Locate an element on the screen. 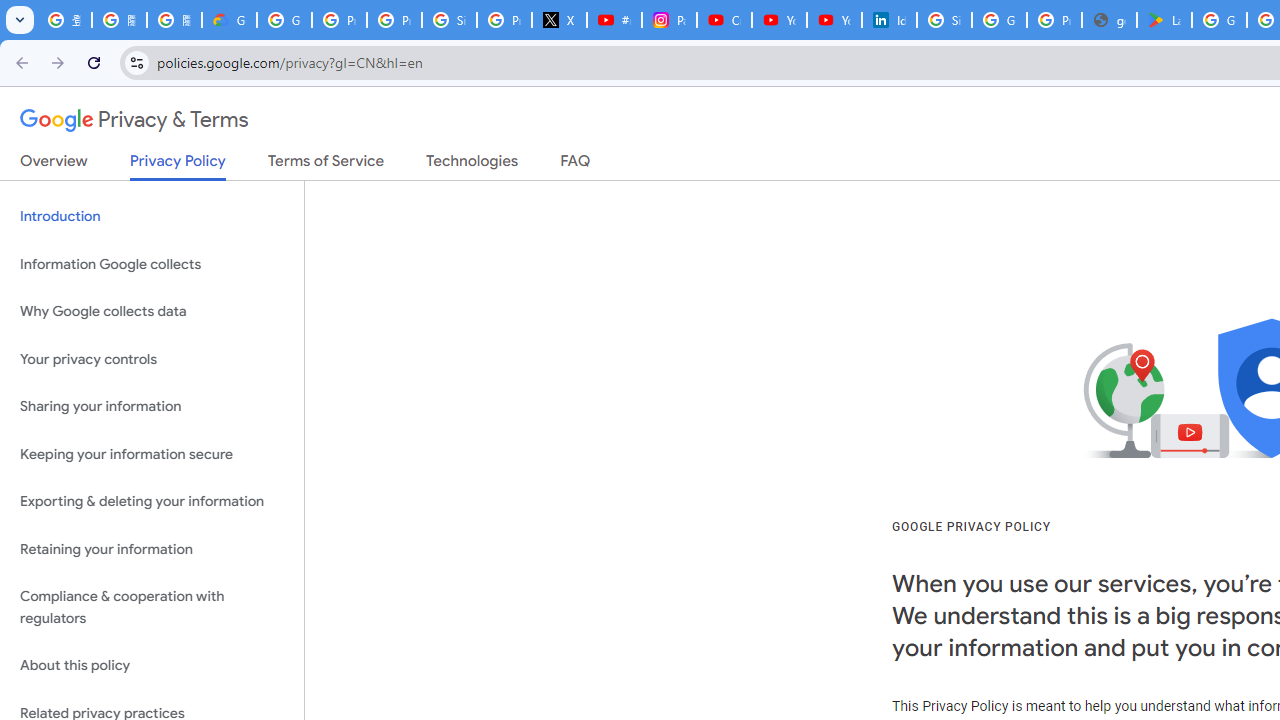 The height and width of the screenshot is (720, 1280). 'FAQ' is located at coordinates (575, 164).